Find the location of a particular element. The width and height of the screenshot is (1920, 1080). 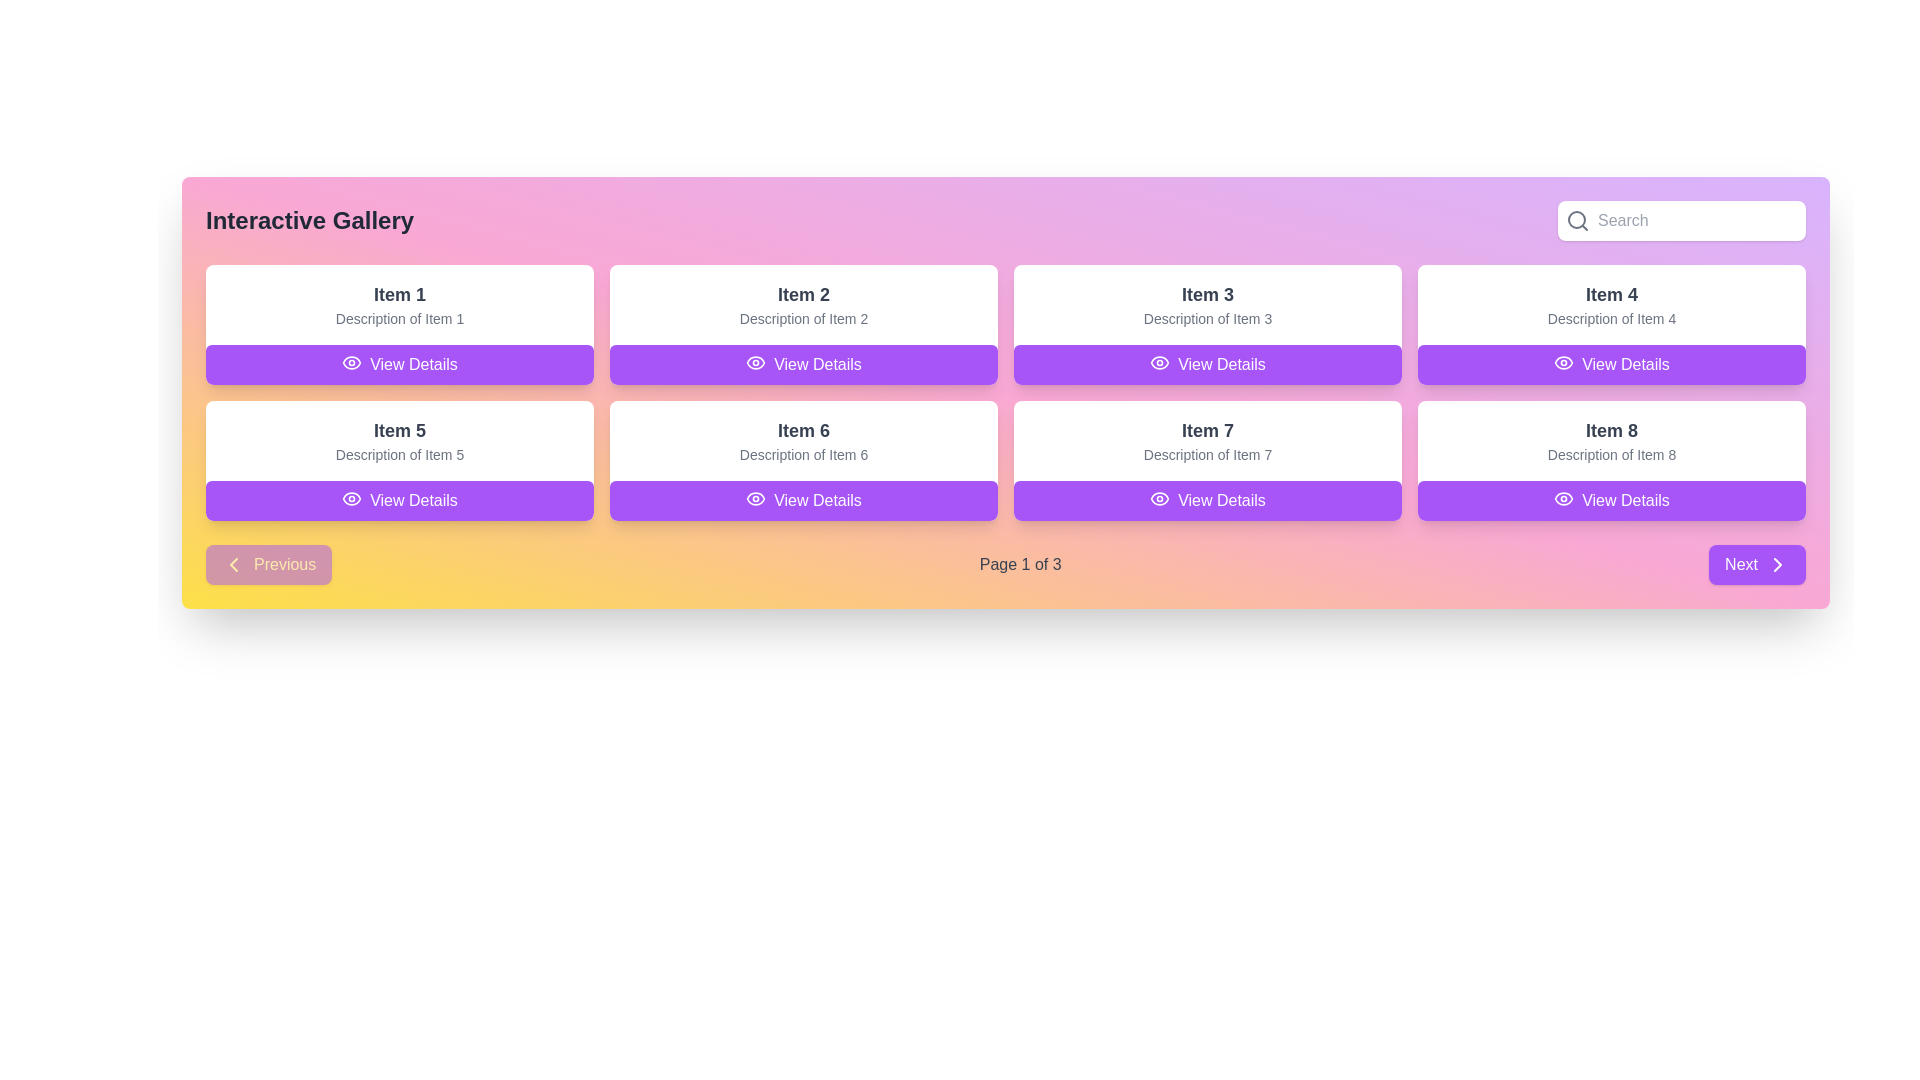

the Text label that provides descriptive information about 'Item 3', positioned below its title in the top-right cell of a 2x4 grid layout is located at coordinates (1207, 318).